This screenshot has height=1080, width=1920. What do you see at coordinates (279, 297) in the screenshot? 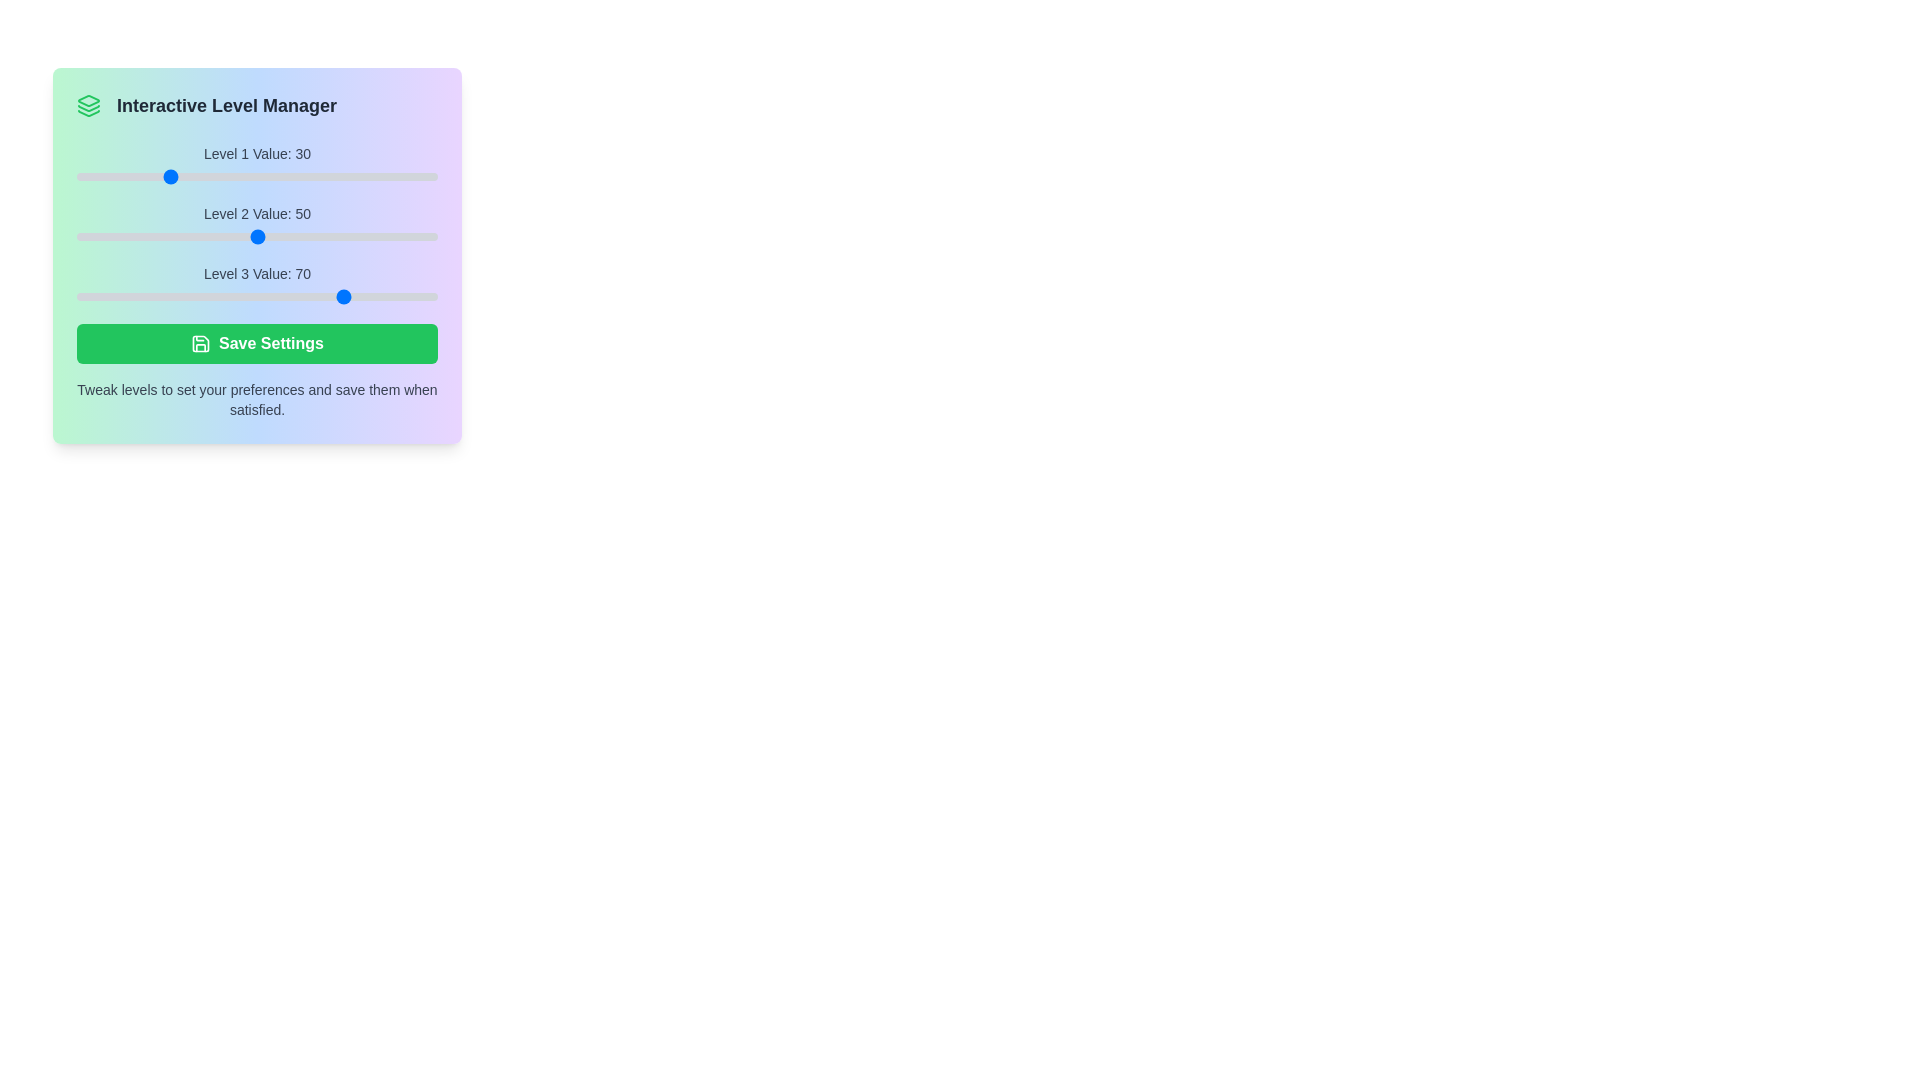
I see `the Level 3 value` at bounding box center [279, 297].